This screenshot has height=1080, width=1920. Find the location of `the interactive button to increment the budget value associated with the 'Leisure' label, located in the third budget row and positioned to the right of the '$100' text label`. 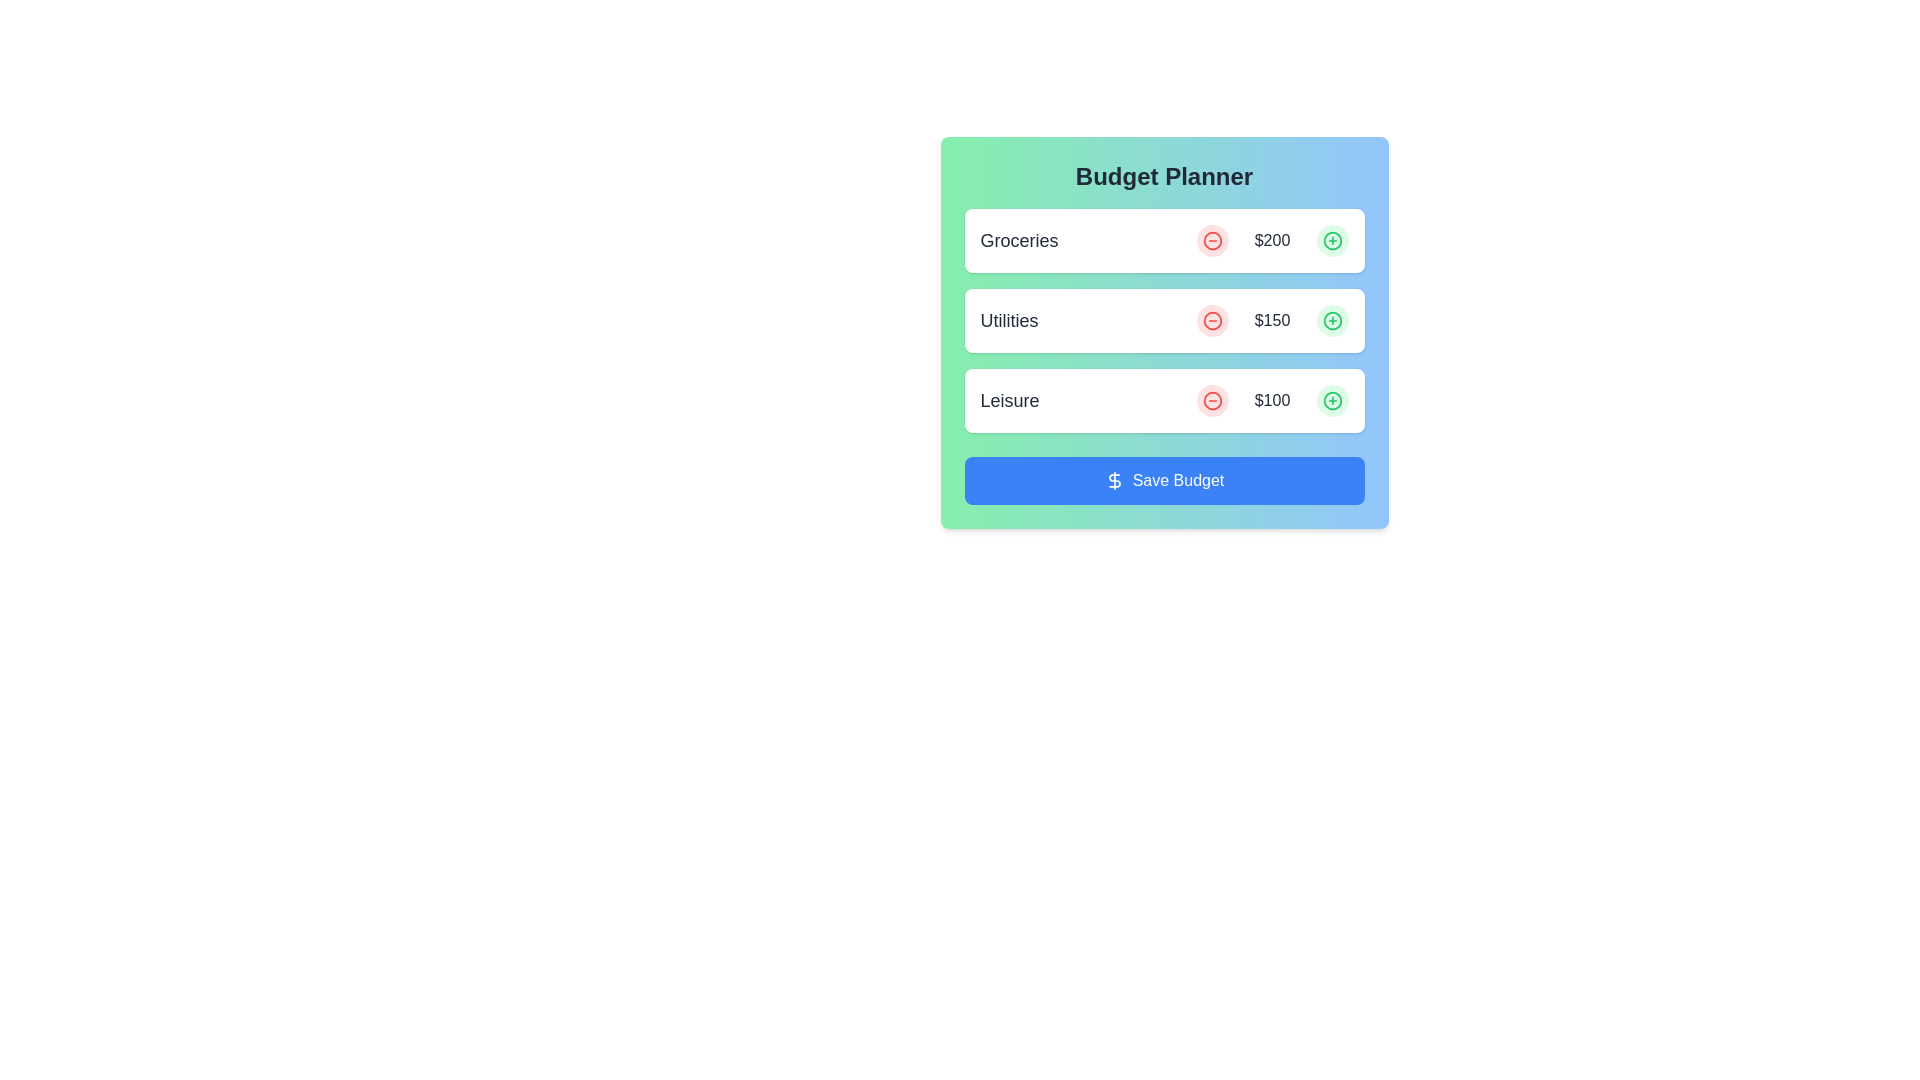

the interactive button to increment the budget value associated with the 'Leisure' label, located in the third budget row and positioned to the right of the '$100' text label is located at coordinates (1332, 401).